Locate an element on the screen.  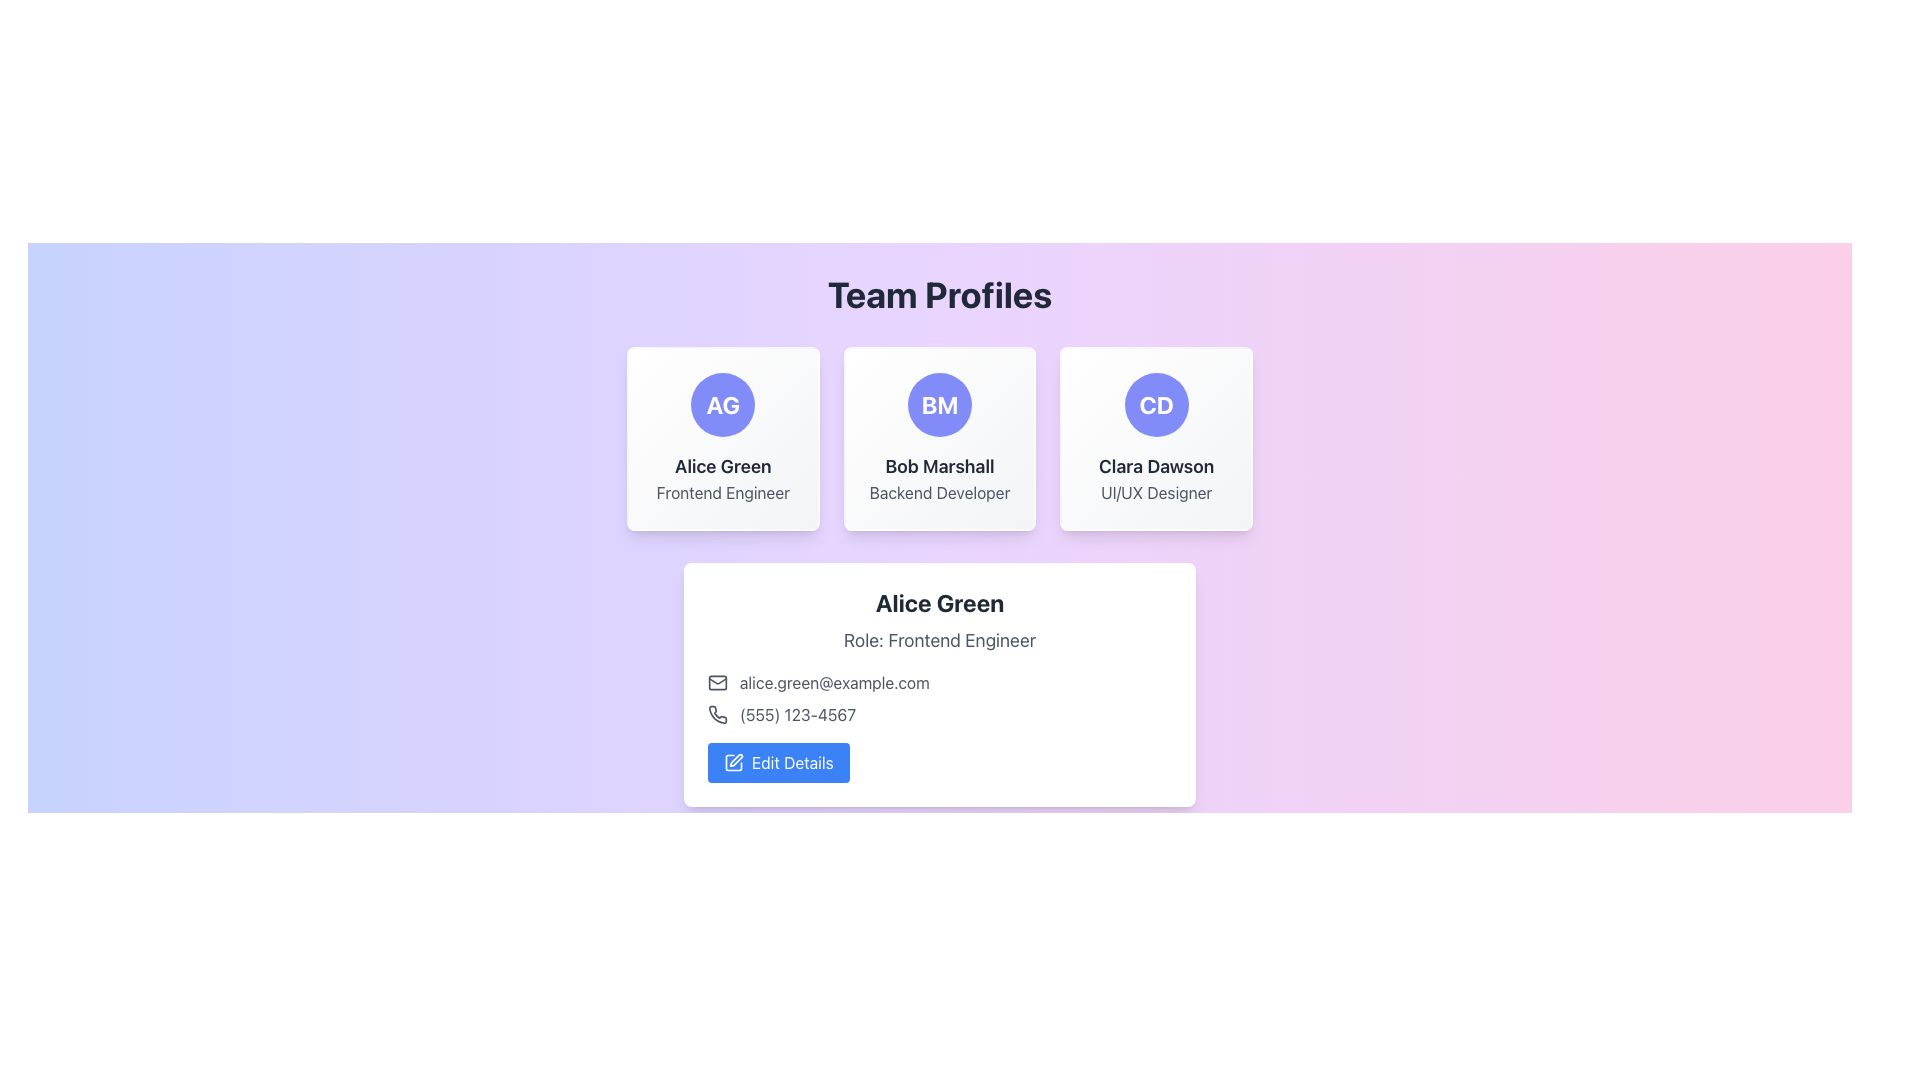
the 'Edit Details' button with a blue background and white text, located at the bottom center of Alice Green's profile card is located at coordinates (777, 763).